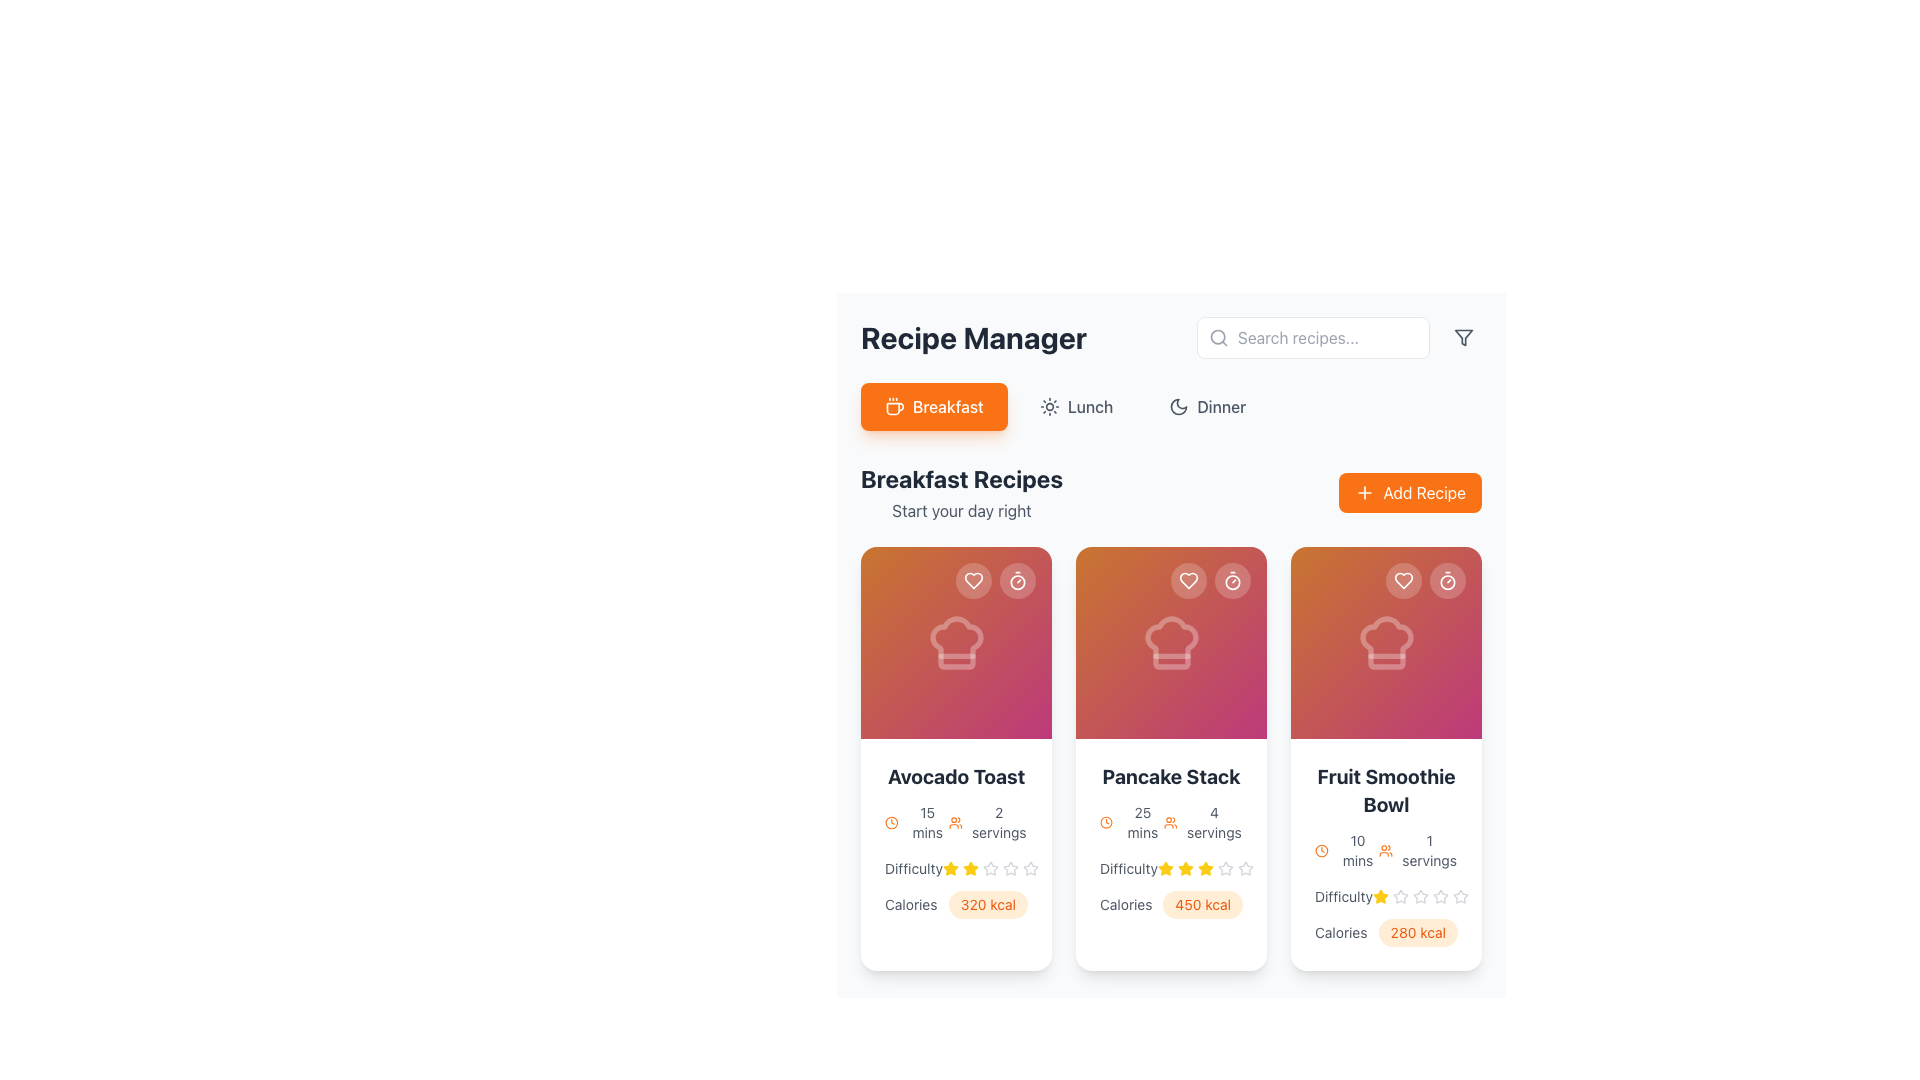 The width and height of the screenshot is (1920, 1080). What do you see at coordinates (1341, 933) in the screenshot?
I see `text label displaying 'Calories' which is positioned above the '280 kcal' badge in the 'Fruit Smoothie Bowl' recipe card` at bounding box center [1341, 933].